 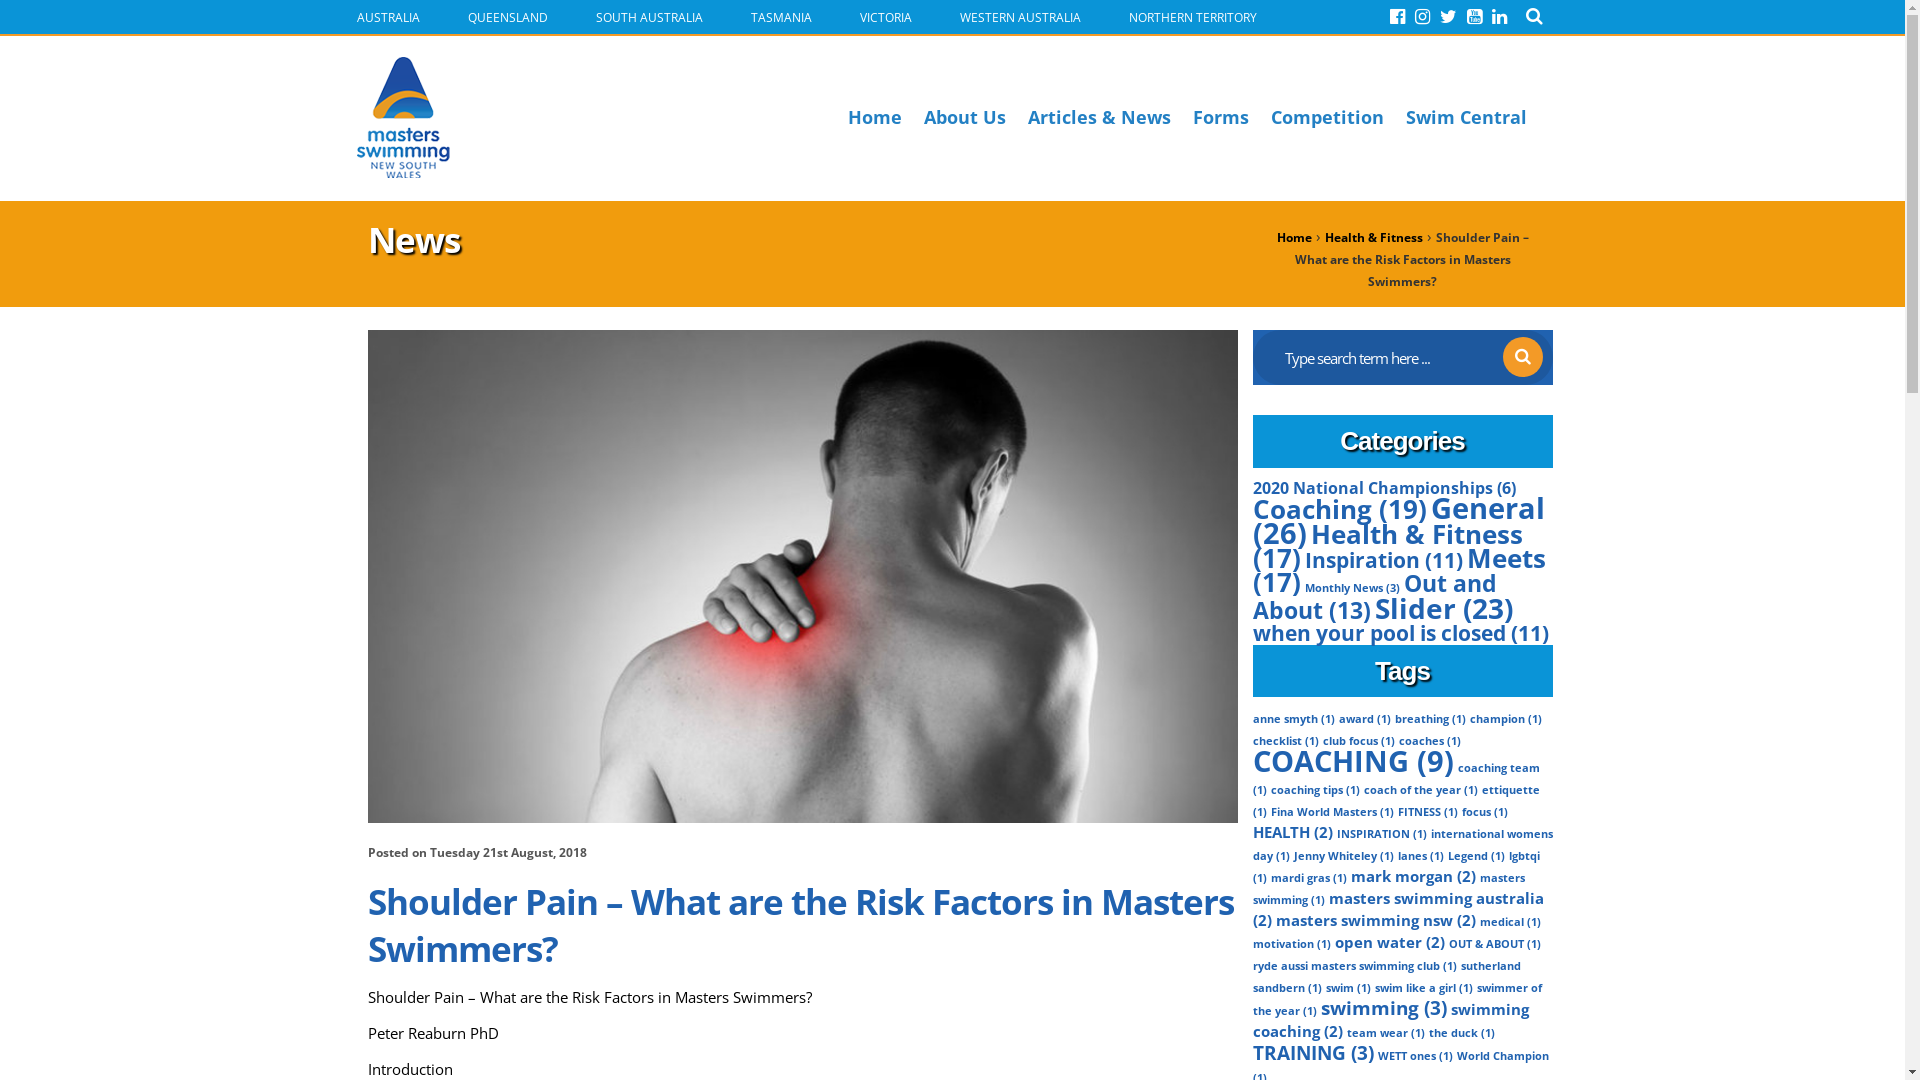 What do you see at coordinates (1218, 116) in the screenshot?
I see `'Forms'` at bounding box center [1218, 116].